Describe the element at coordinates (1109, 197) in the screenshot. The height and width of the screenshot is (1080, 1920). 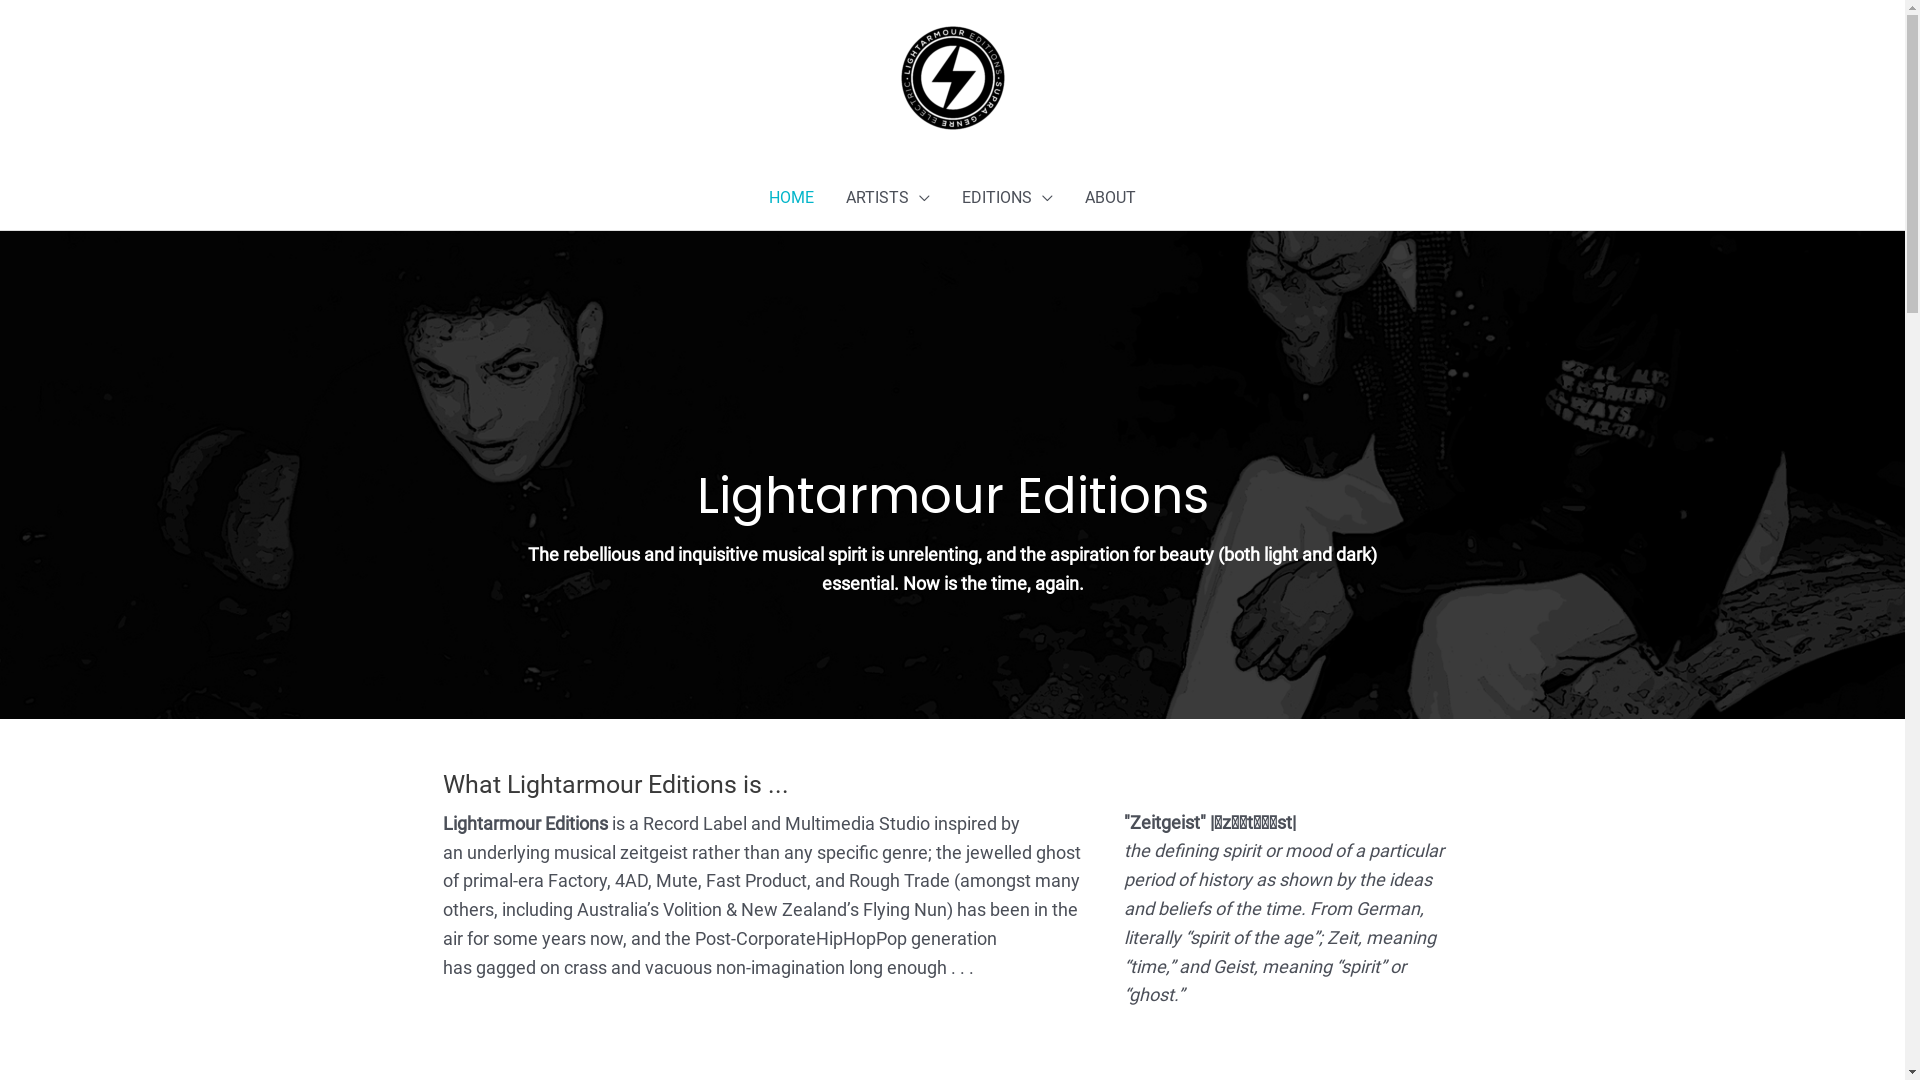
I see `'ABOUT'` at that location.